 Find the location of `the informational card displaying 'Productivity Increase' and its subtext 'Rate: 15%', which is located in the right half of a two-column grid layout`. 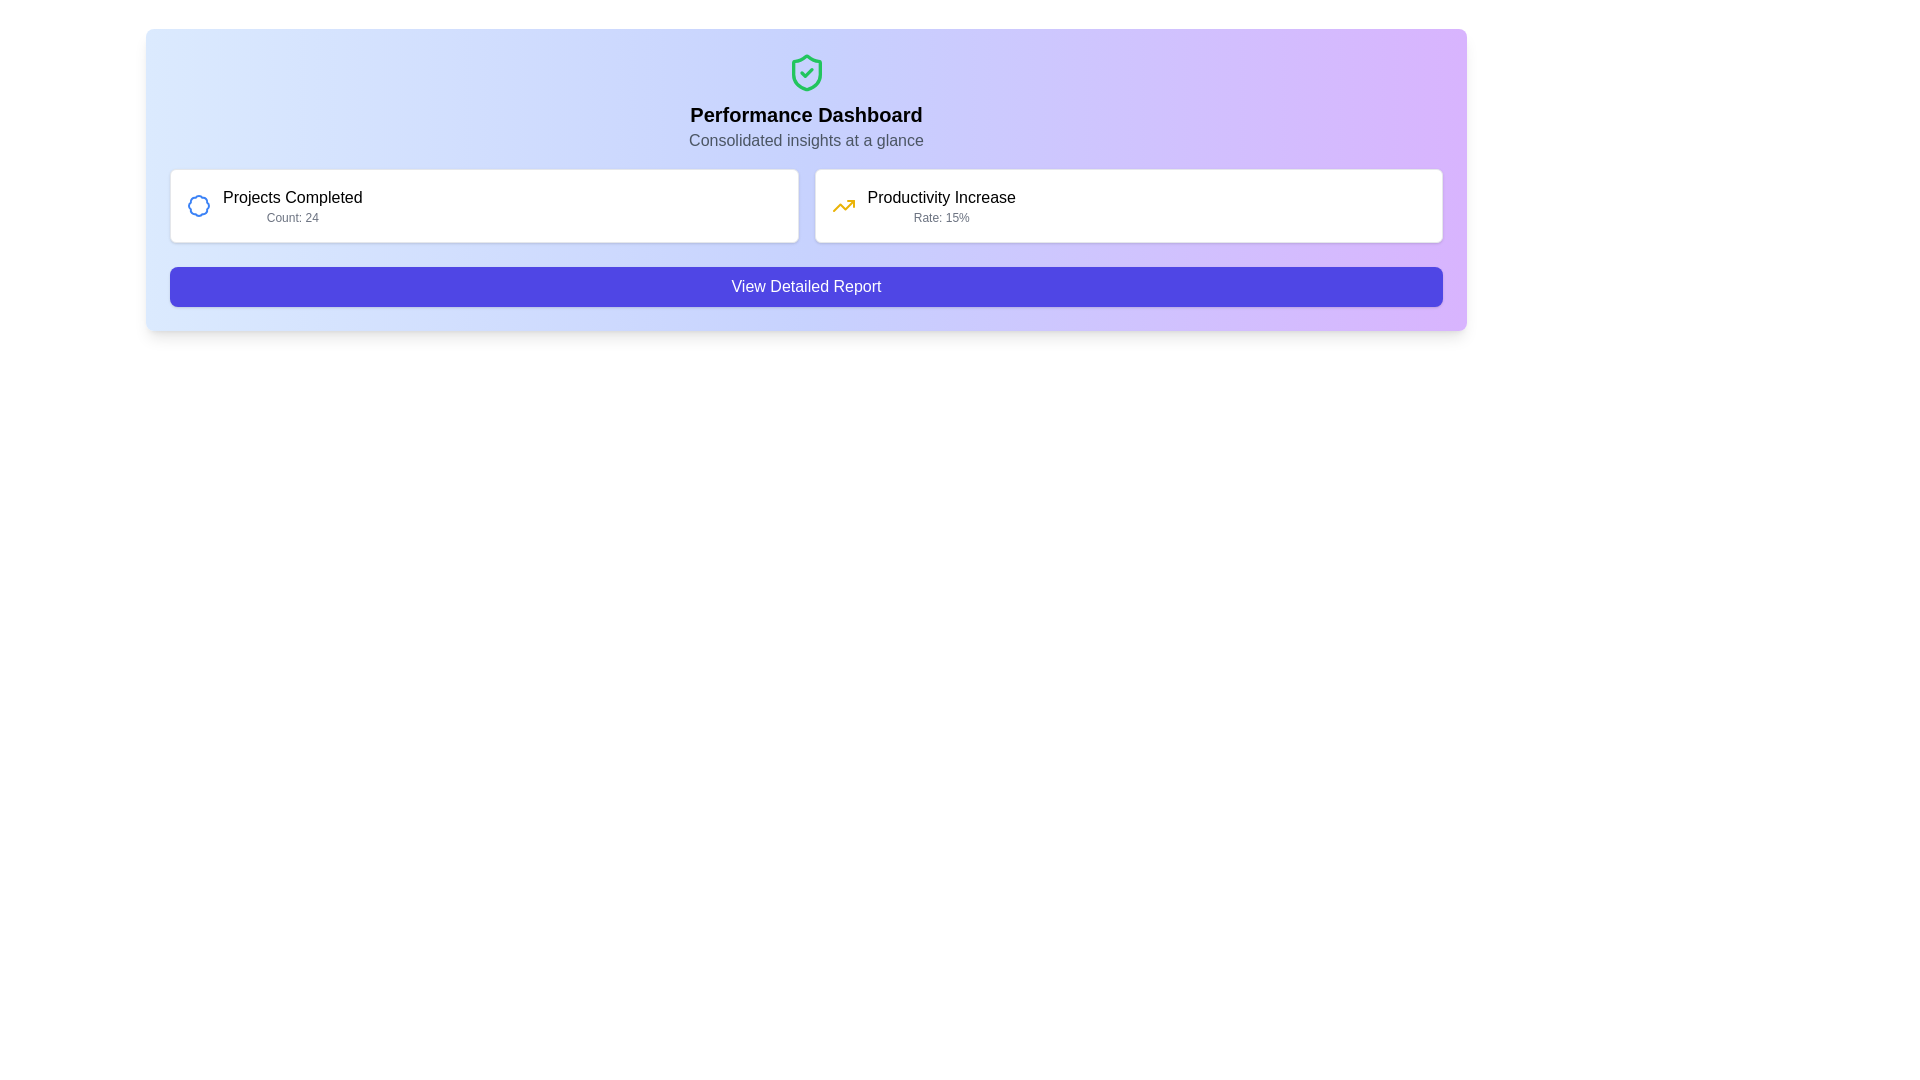

the informational card displaying 'Productivity Increase' and its subtext 'Rate: 15%', which is located in the right half of a two-column grid layout is located at coordinates (1128, 205).